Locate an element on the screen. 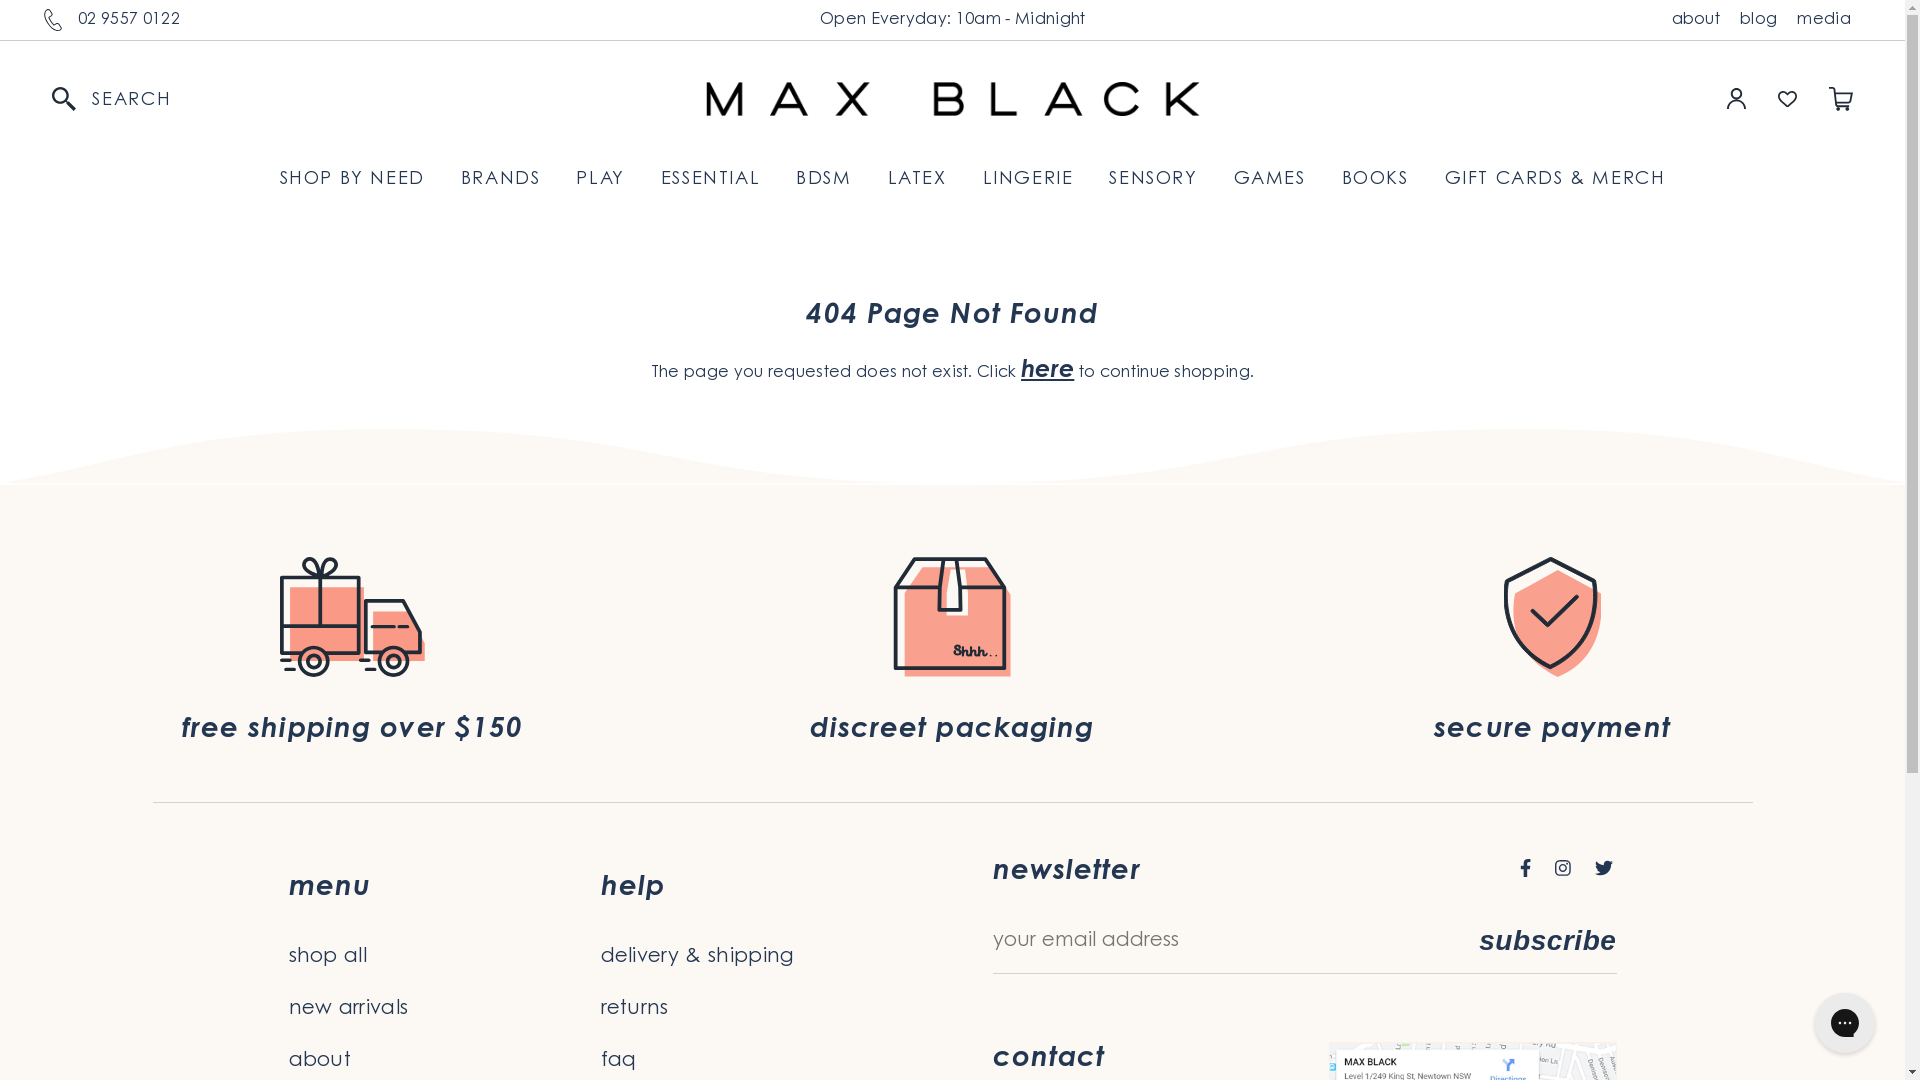  'BOOKS' is located at coordinates (1374, 180).